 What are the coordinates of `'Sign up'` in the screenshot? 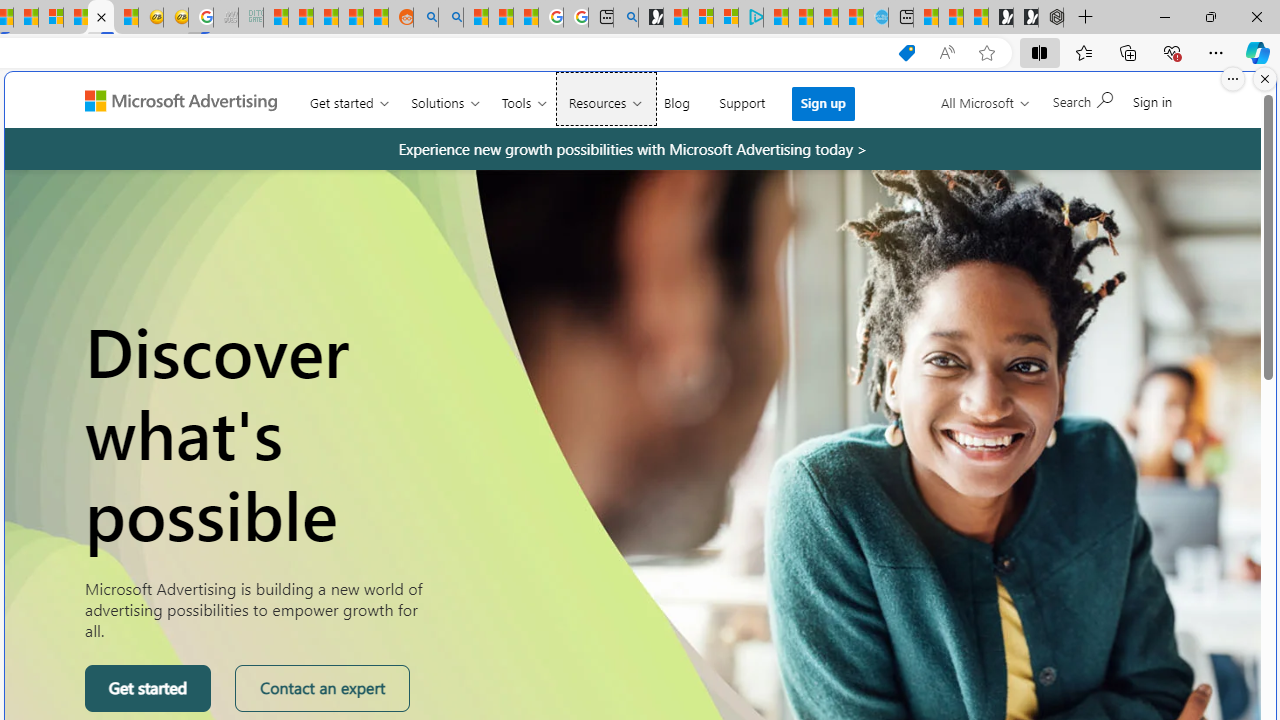 It's located at (823, 104).